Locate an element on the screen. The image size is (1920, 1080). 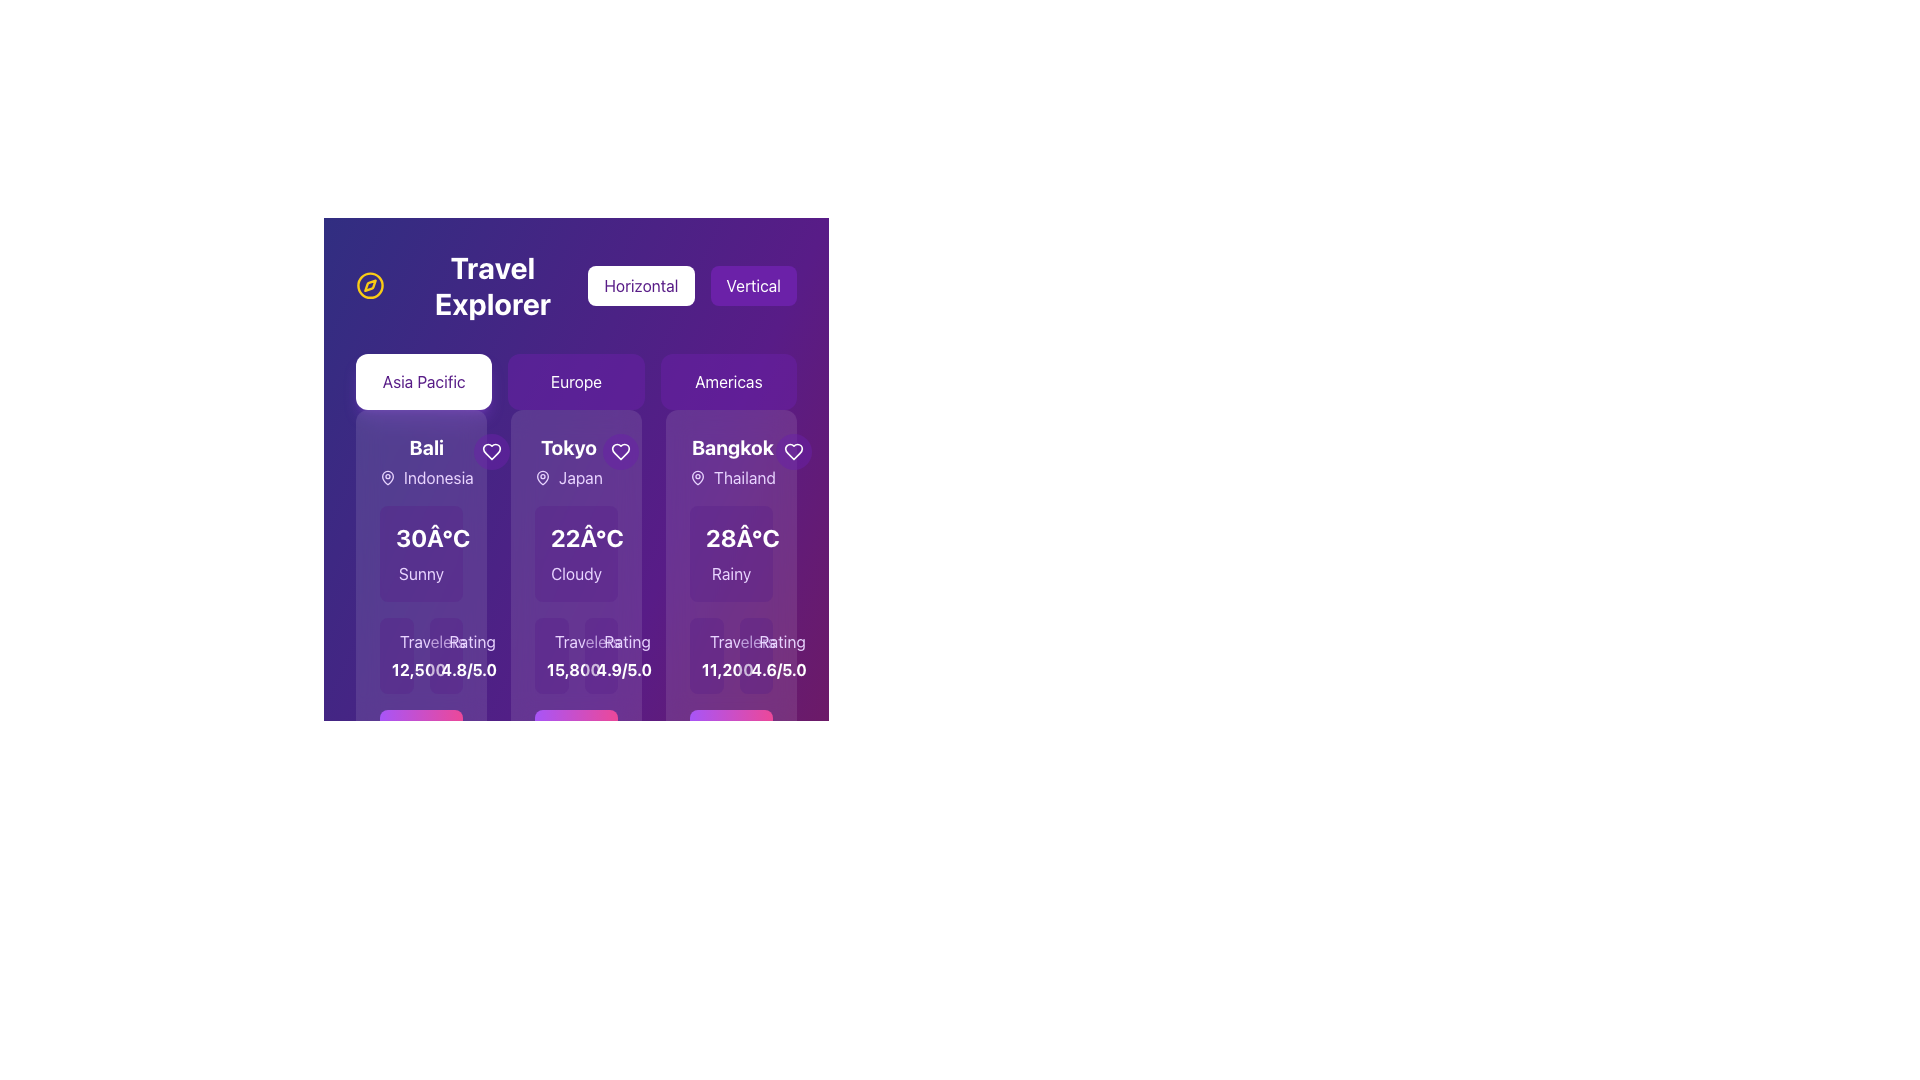
the favorite icon button in the 'Bangkok, Thailand' card located in the 'Asia Pacific' section of the Travel Explorer interface is located at coordinates (792, 451).